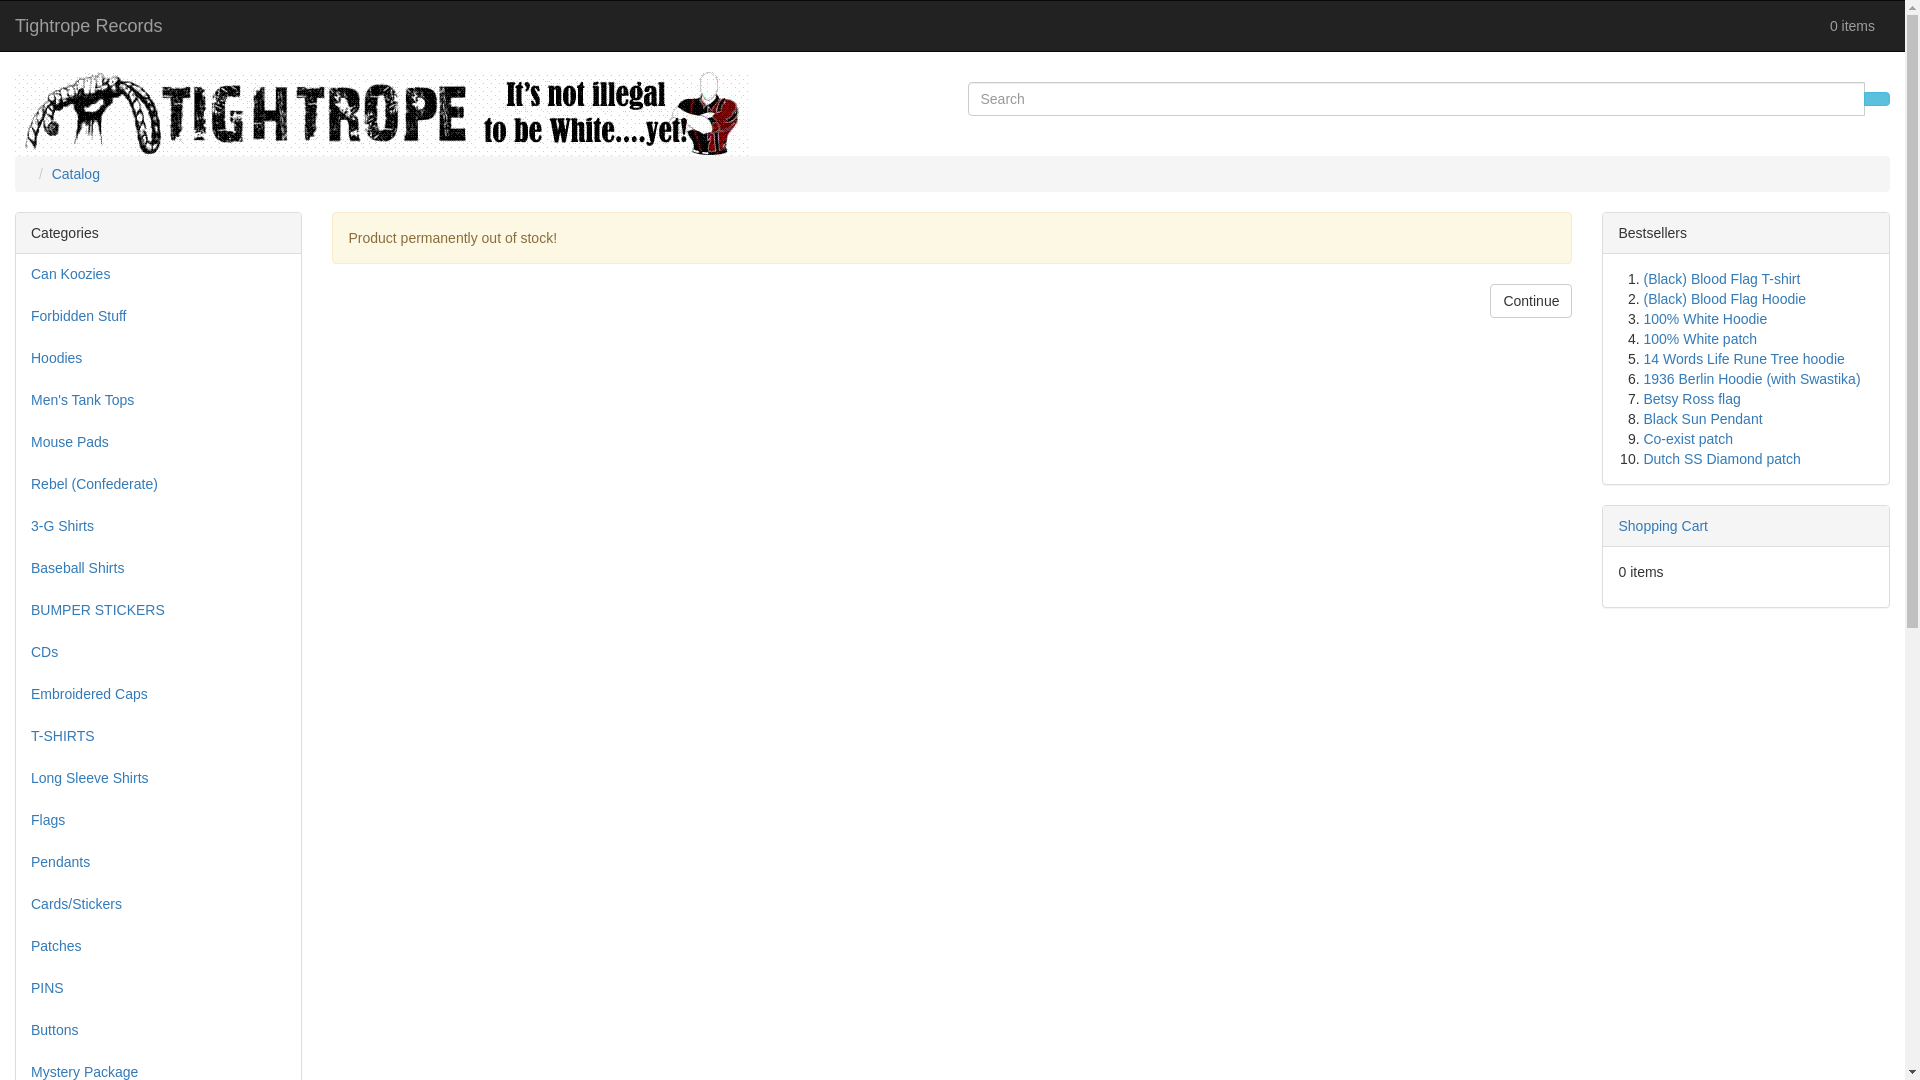 The width and height of the screenshot is (1920, 1080). What do you see at coordinates (1686, 438) in the screenshot?
I see `'Co-exist patch'` at bounding box center [1686, 438].